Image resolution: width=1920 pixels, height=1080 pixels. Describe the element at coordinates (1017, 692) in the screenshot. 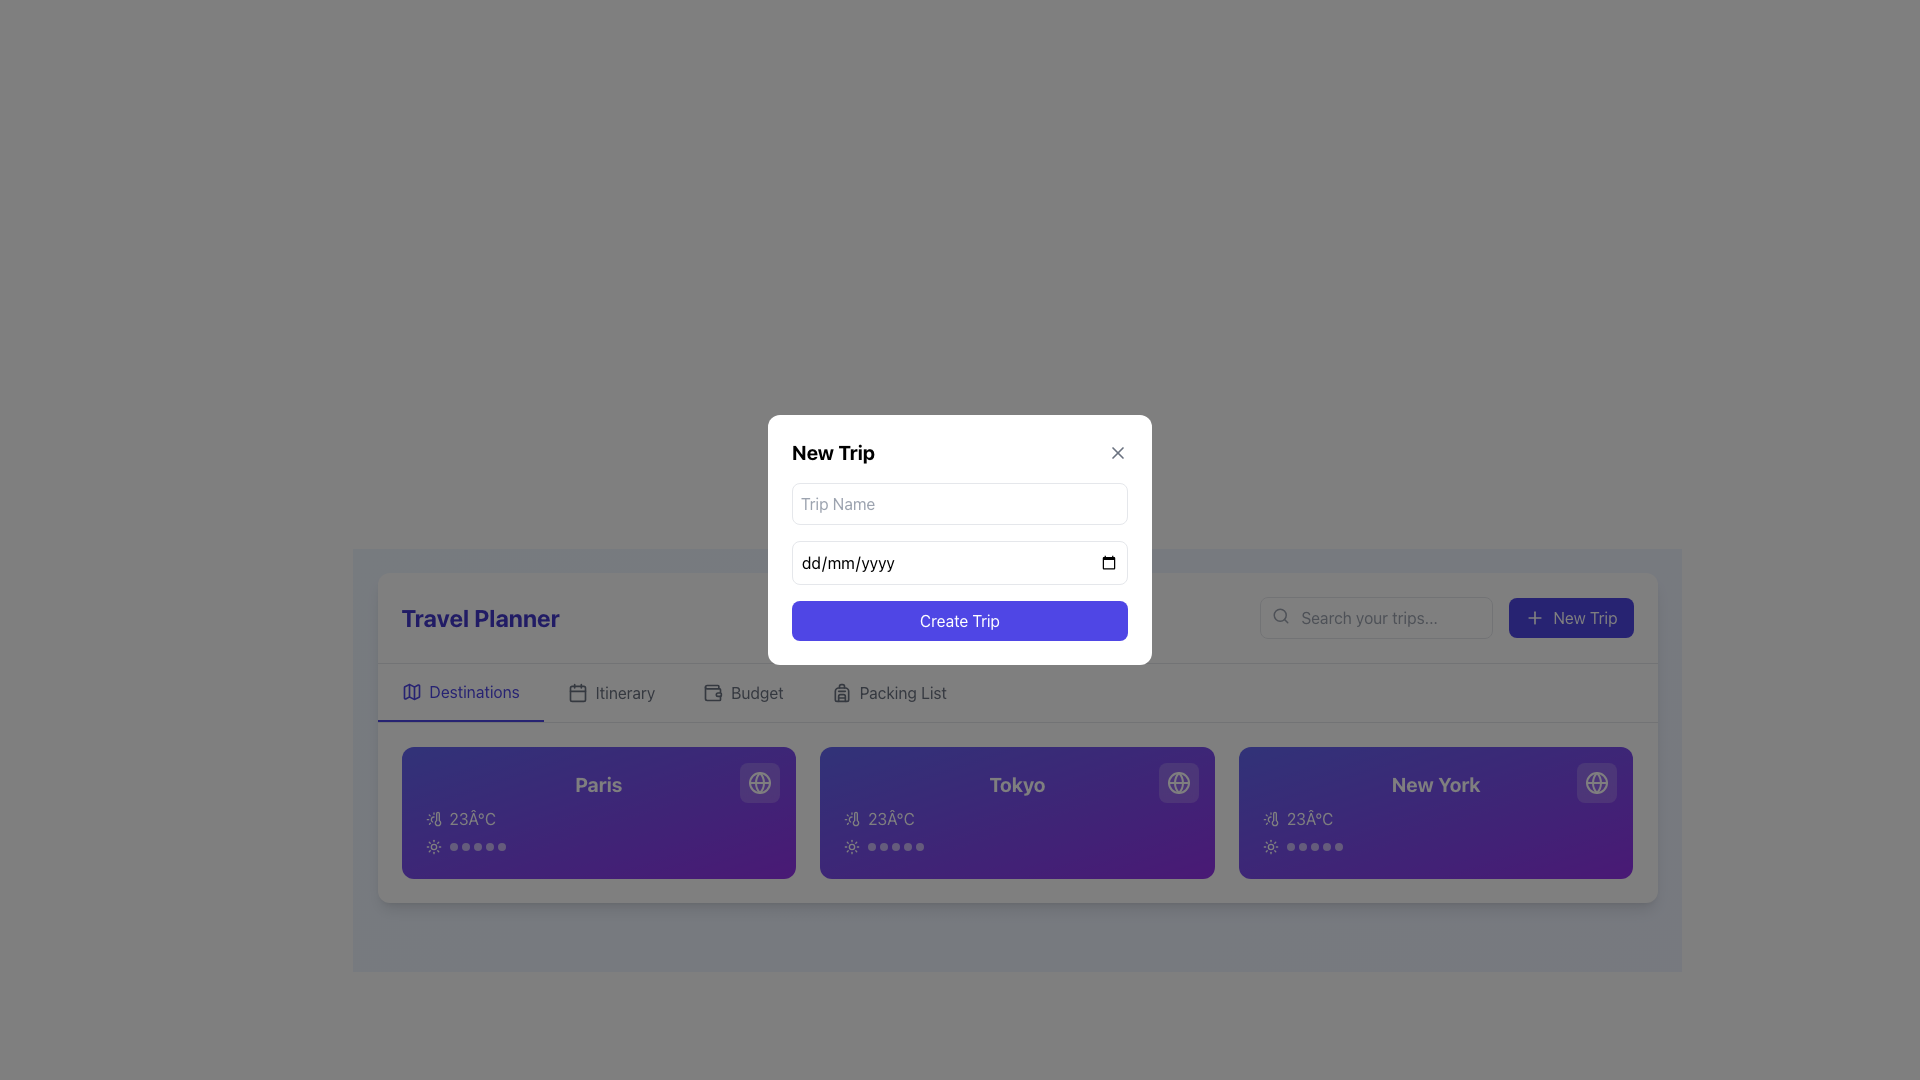

I see `the 'Itinerary' option in the Navigation menu located below the 'Travel Planner' title bar to switch to the itinerary view` at that location.